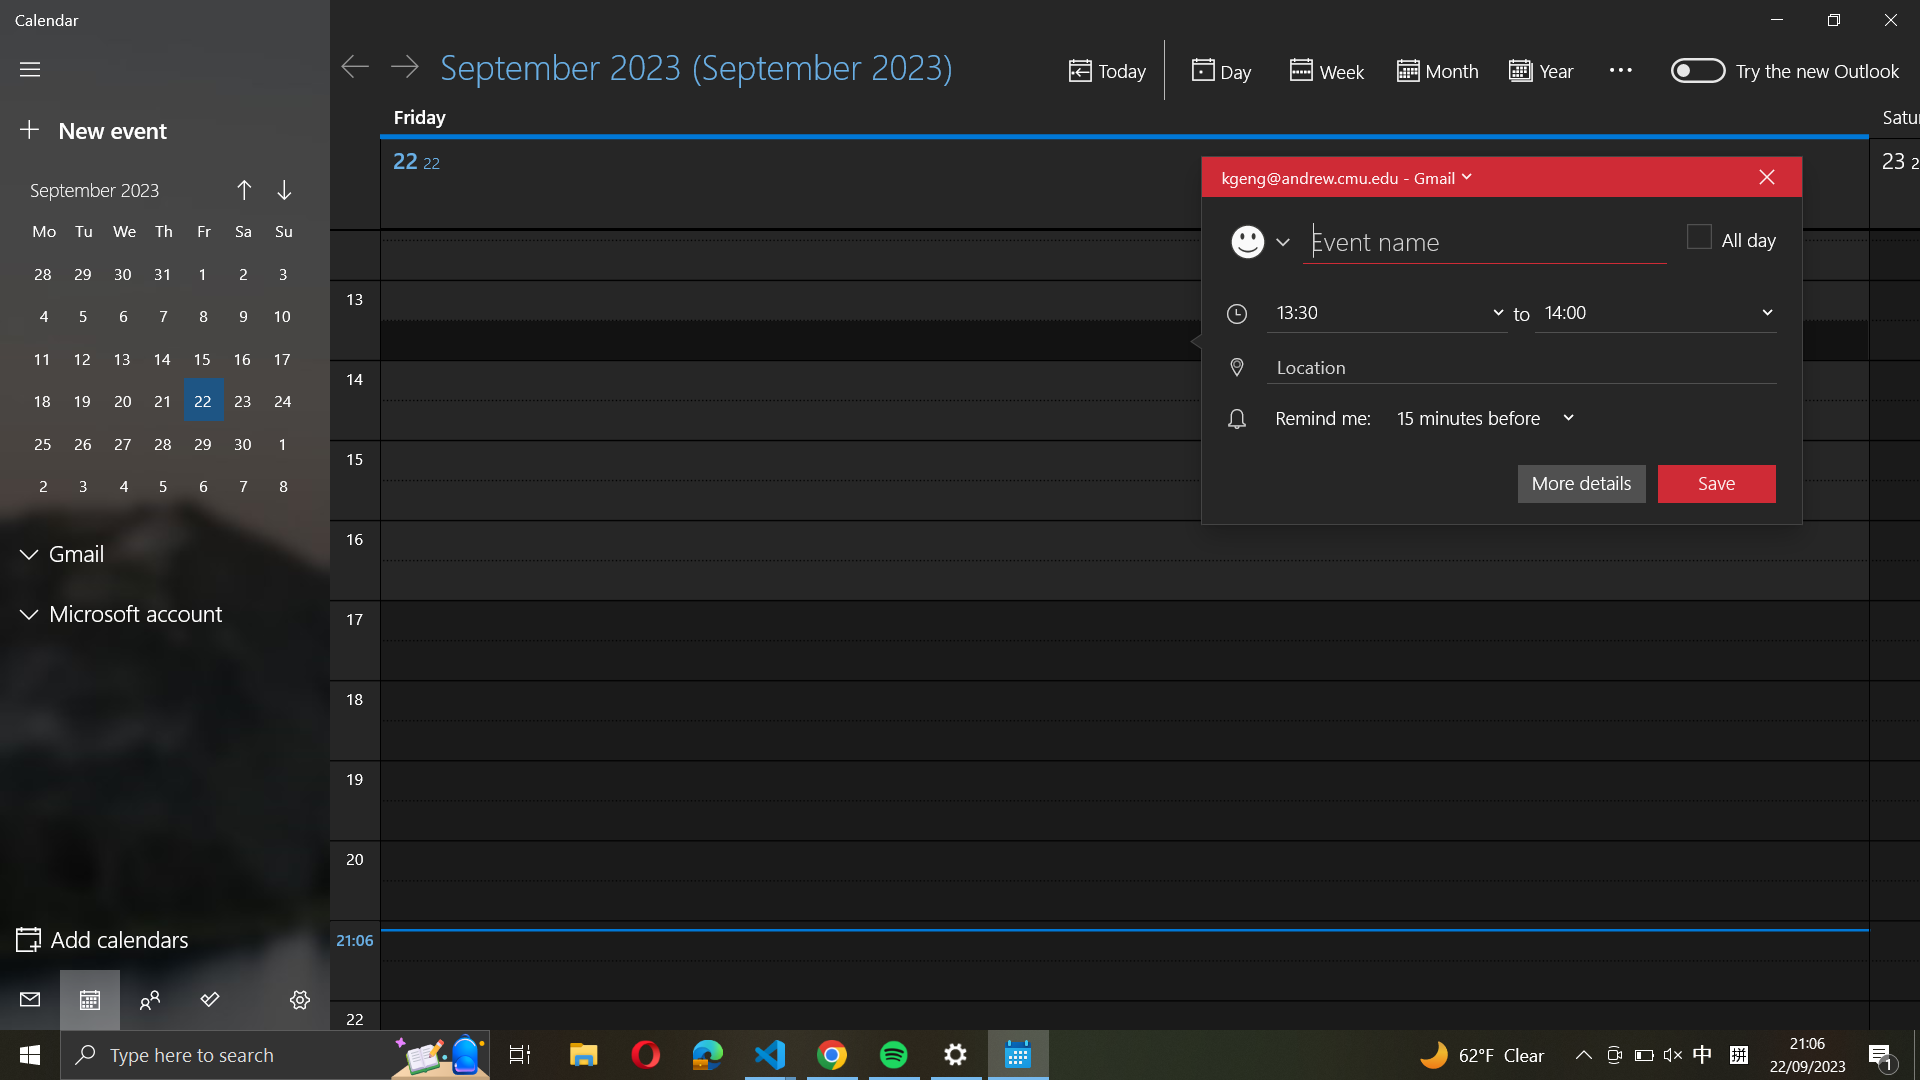 Image resolution: width=1920 pixels, height=1080 pixels. What do you see at coordinates (1716, 482) in the screenshot?
I see `Preserve the ongoing event` at bounding box center [1716, 482].